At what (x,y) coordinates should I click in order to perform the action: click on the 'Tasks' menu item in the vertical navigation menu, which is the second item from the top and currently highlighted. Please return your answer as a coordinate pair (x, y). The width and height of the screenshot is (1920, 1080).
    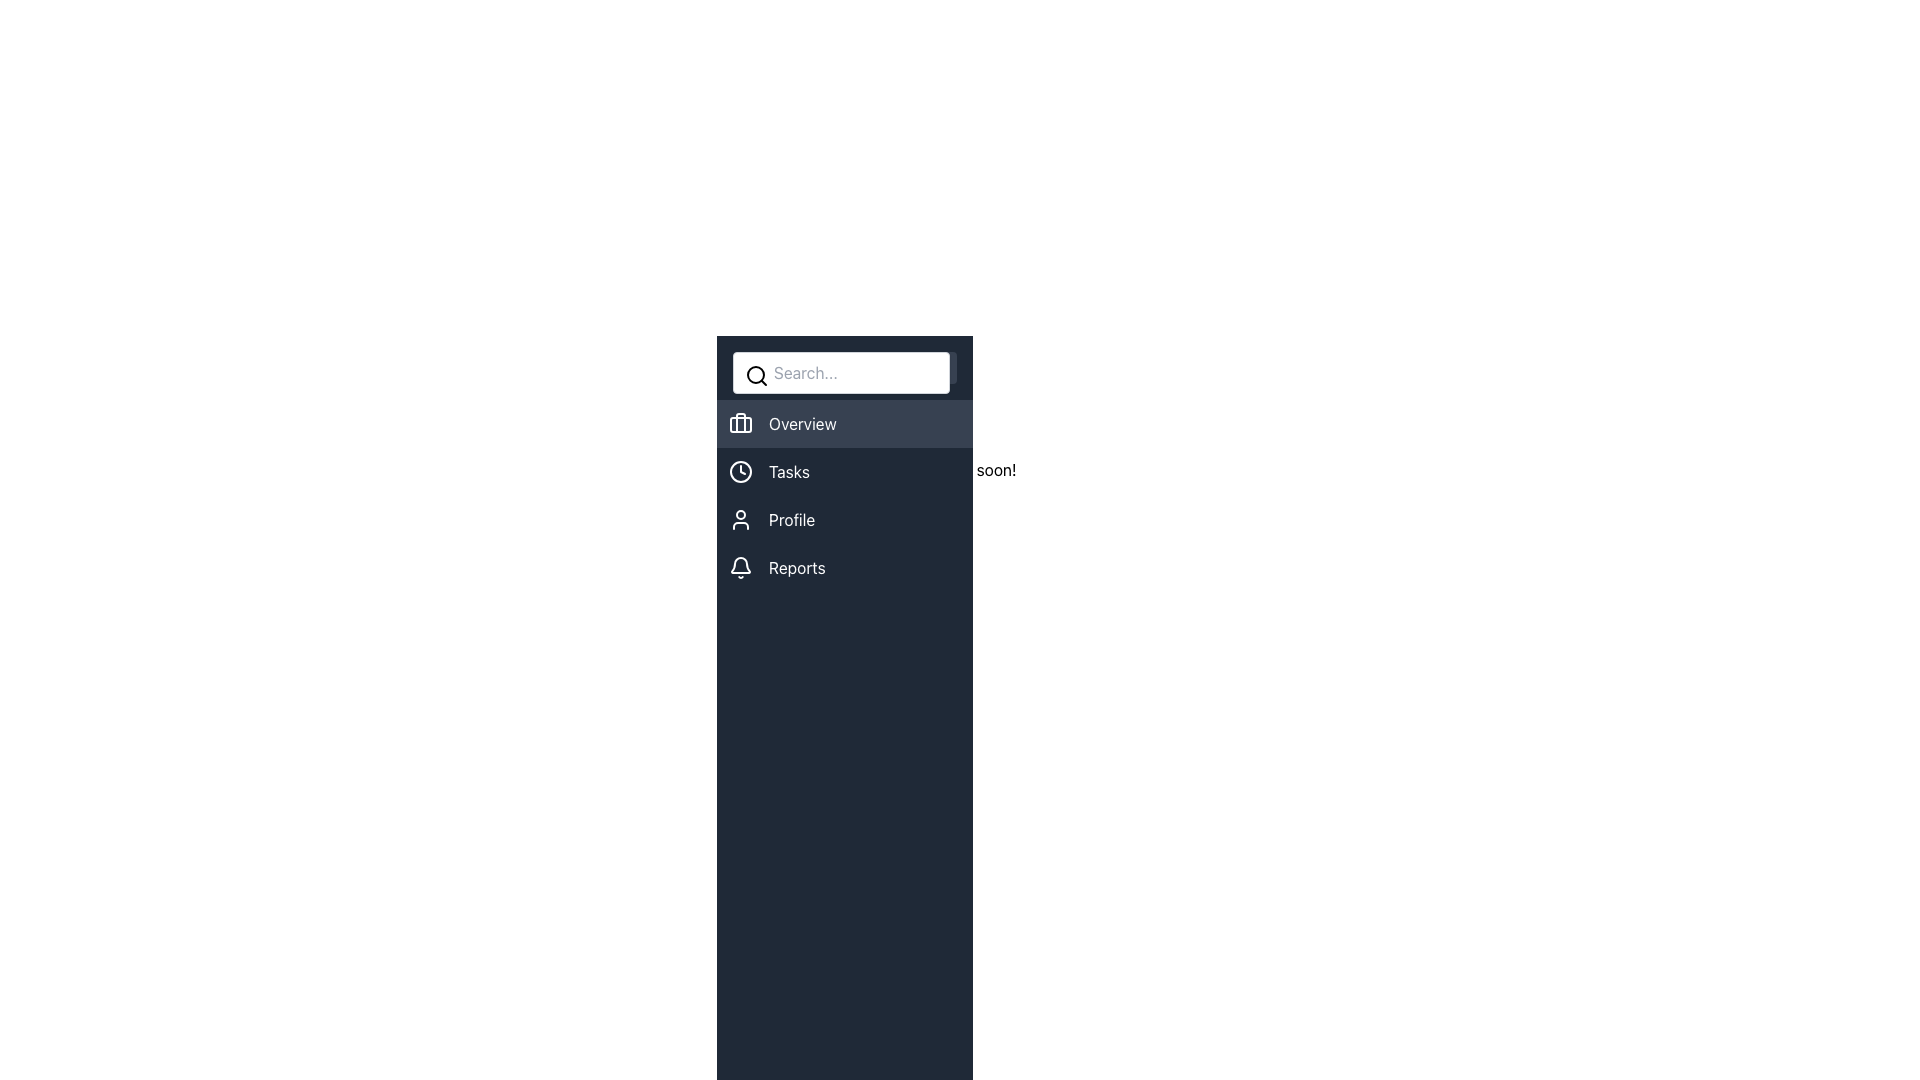
    Looking at the image, I should click on (844, 495).